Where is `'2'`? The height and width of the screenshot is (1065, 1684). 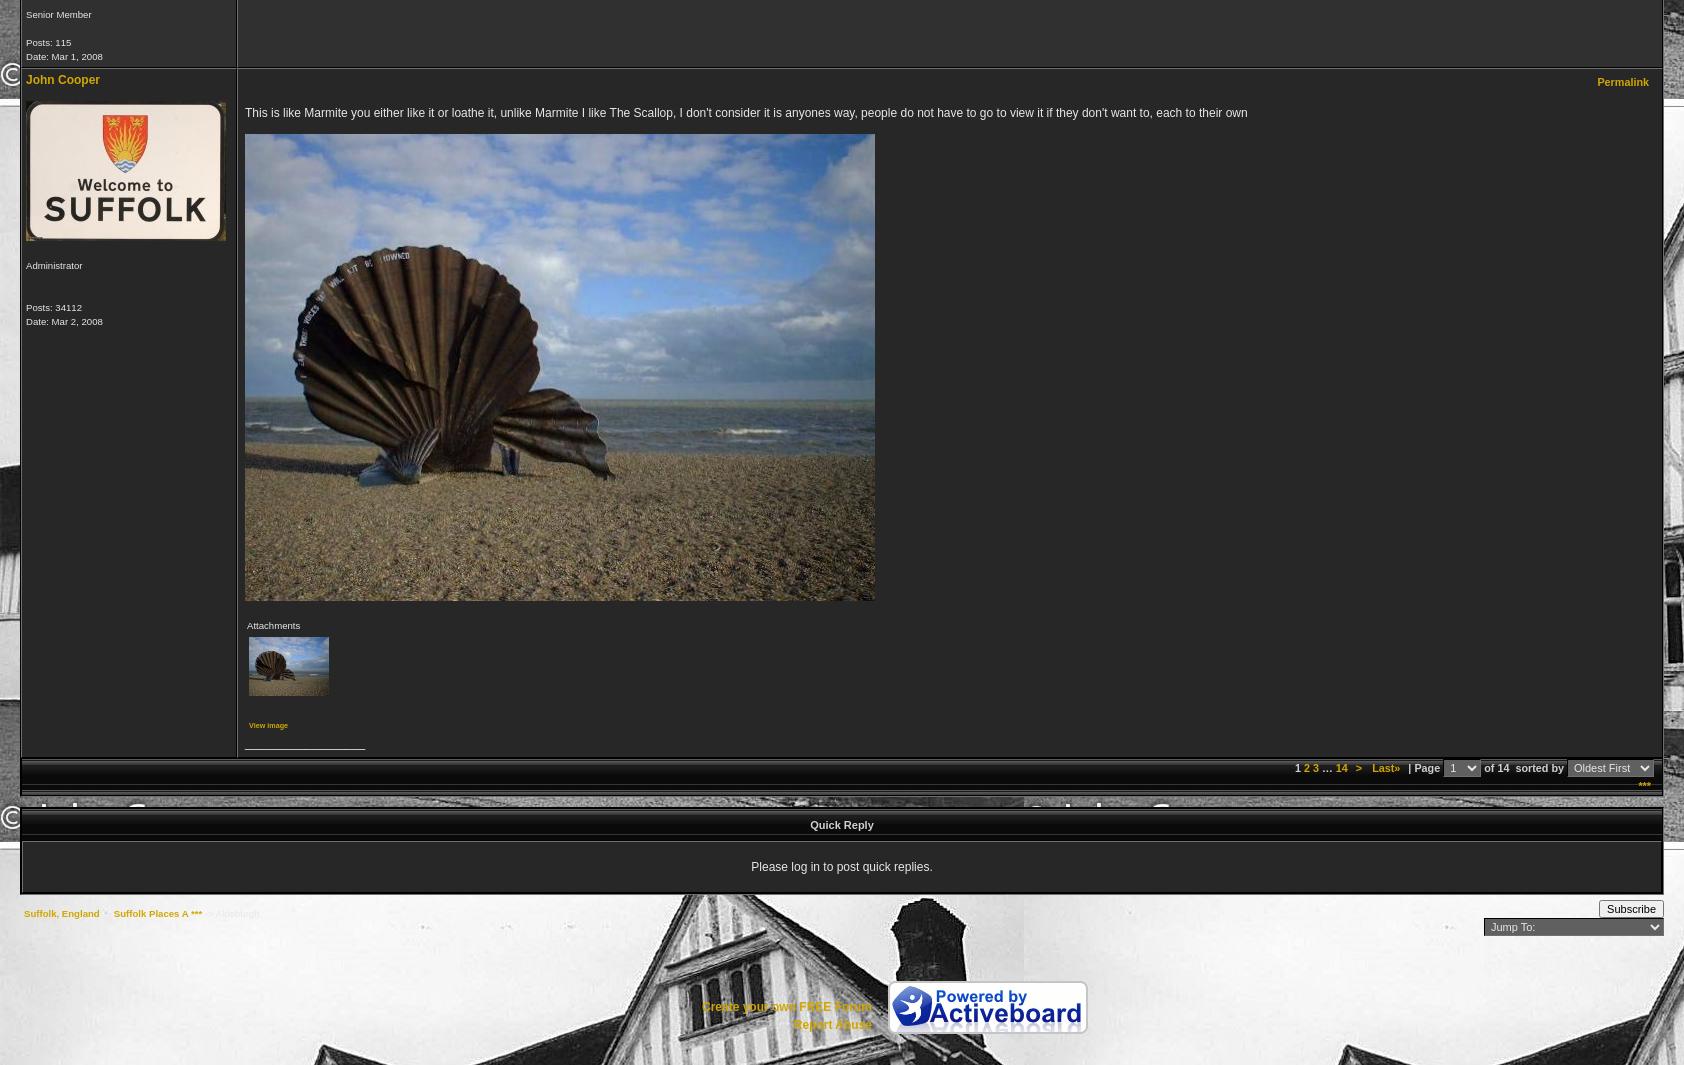
'2' is located at coordinates (1305, 767).